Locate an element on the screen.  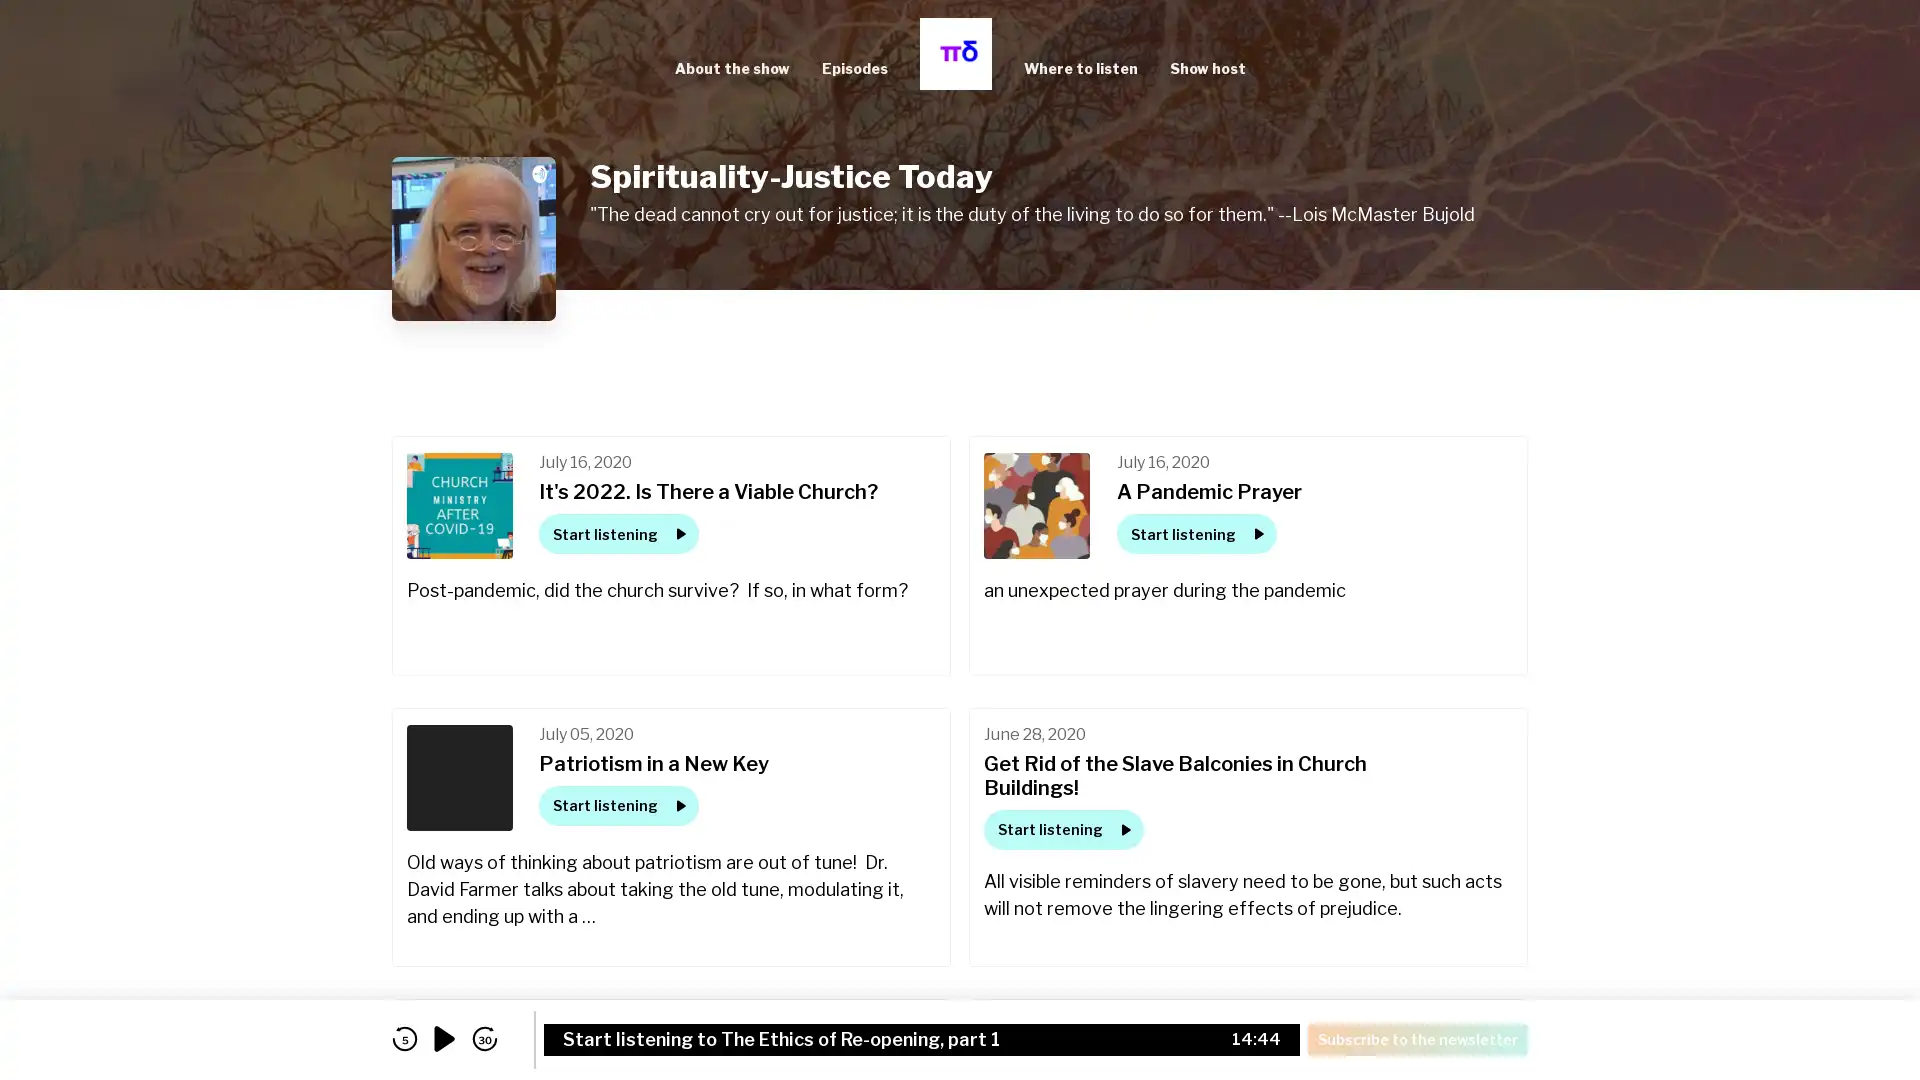
Start listening is located at coordinates (618, 804).